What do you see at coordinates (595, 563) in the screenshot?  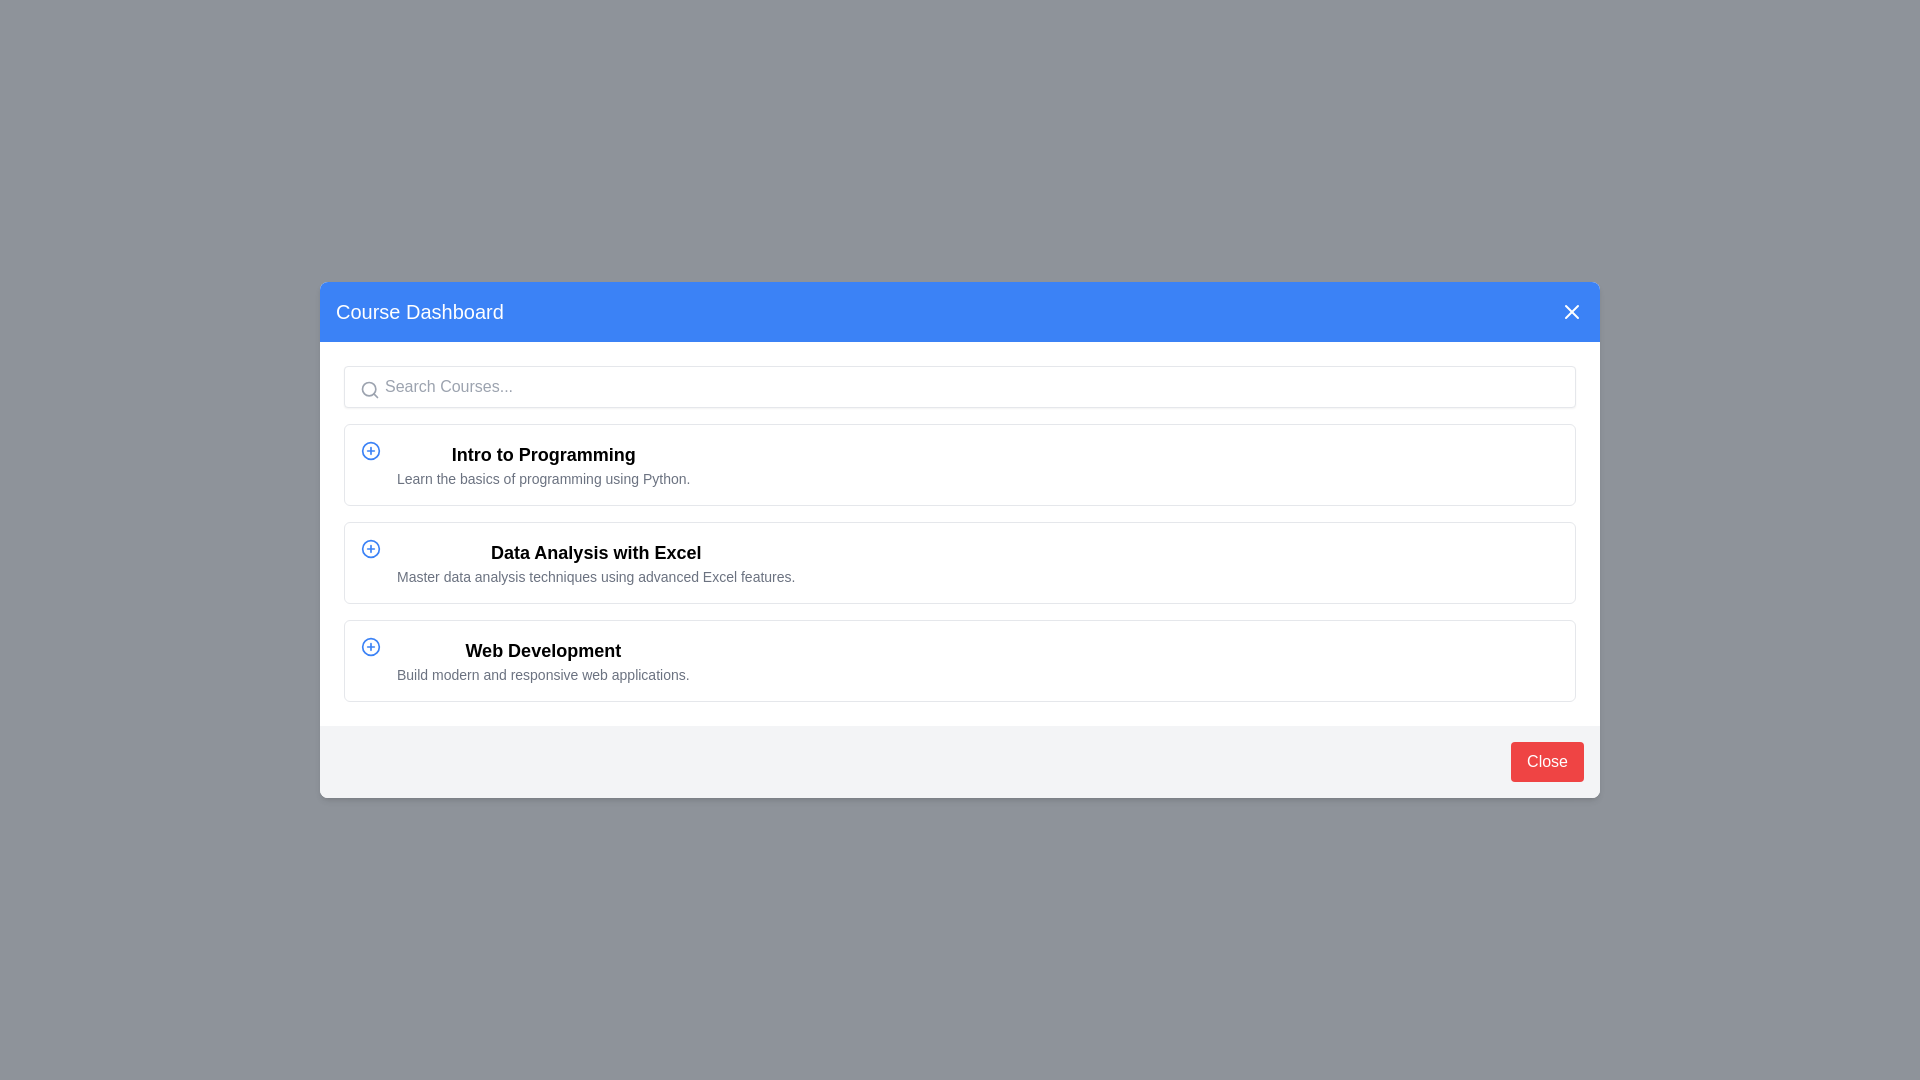 I see `the text component titled 'Data Analysis with Excel' in the course list to get more details about the course` at bounding box center [595, 563].